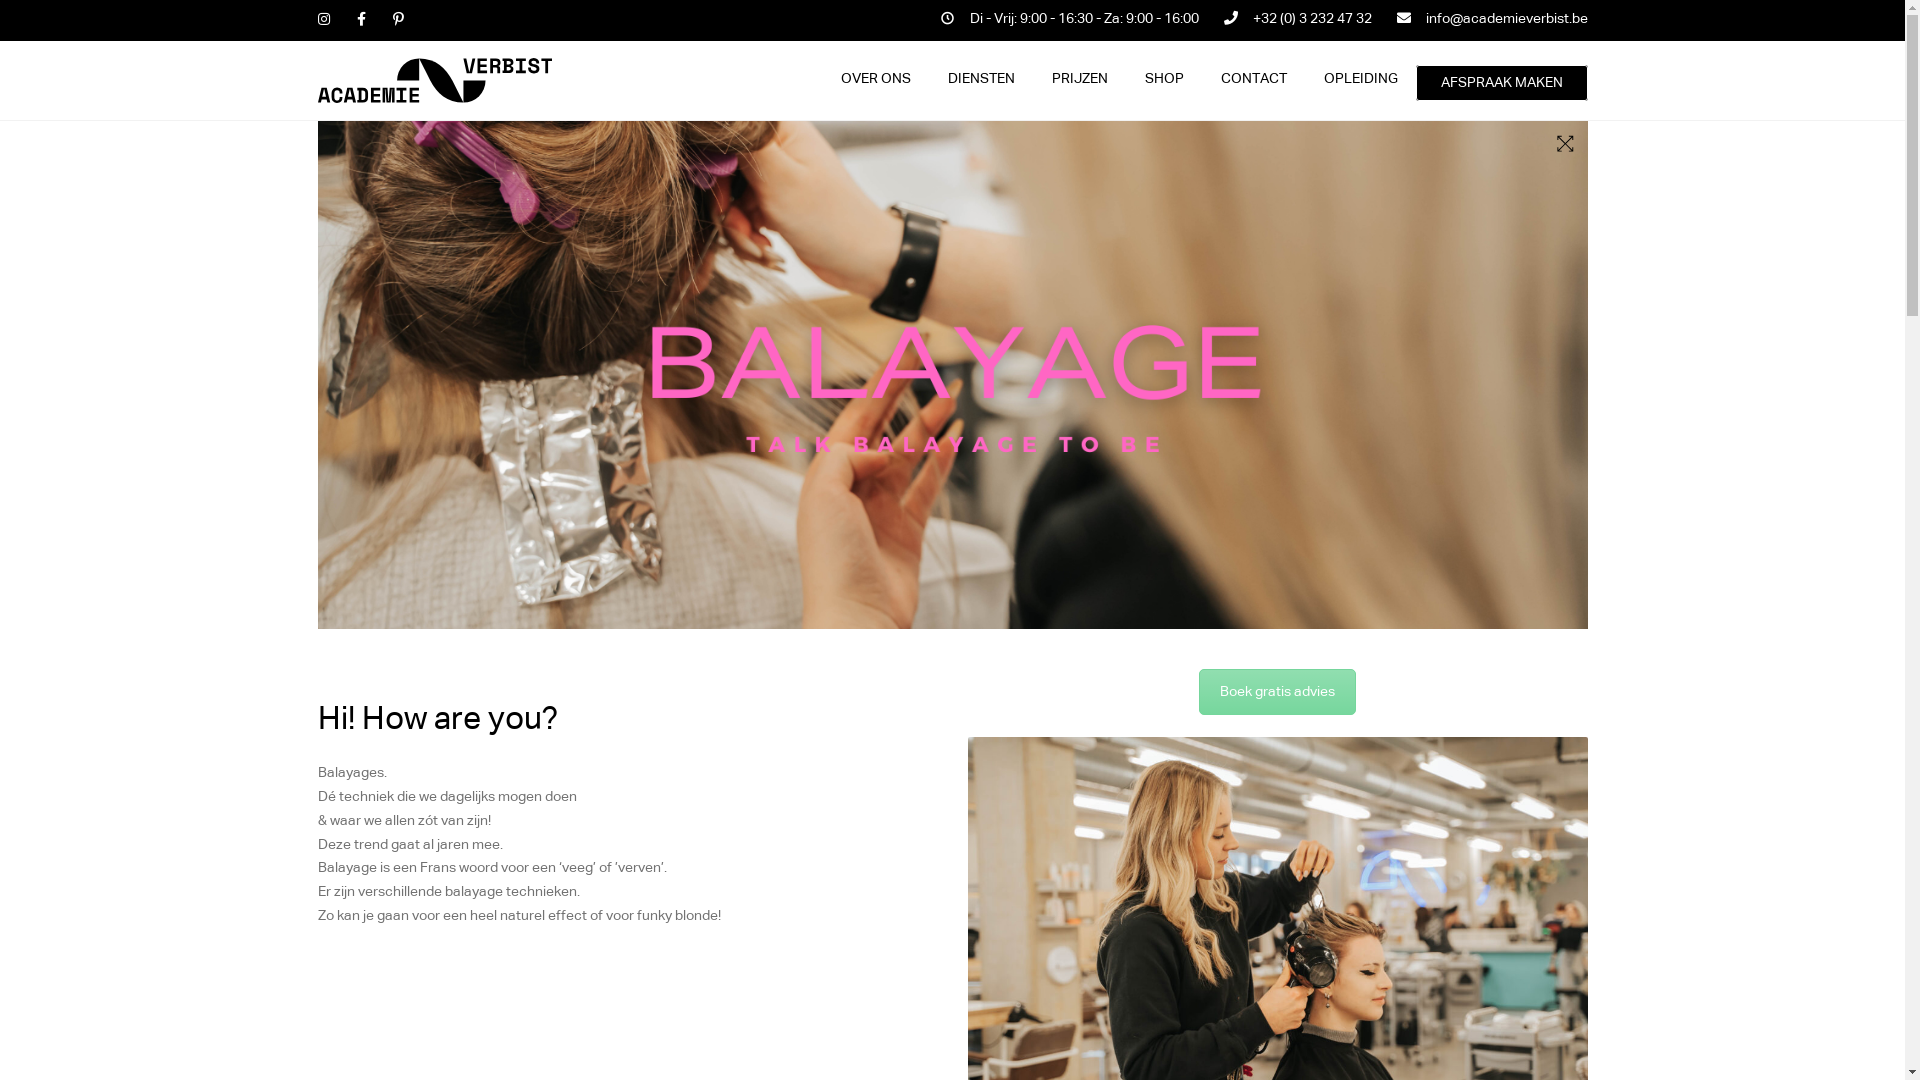 The image size is (1920, 1080). I want to click on 'Privacybeleid', so click(534, 1021).